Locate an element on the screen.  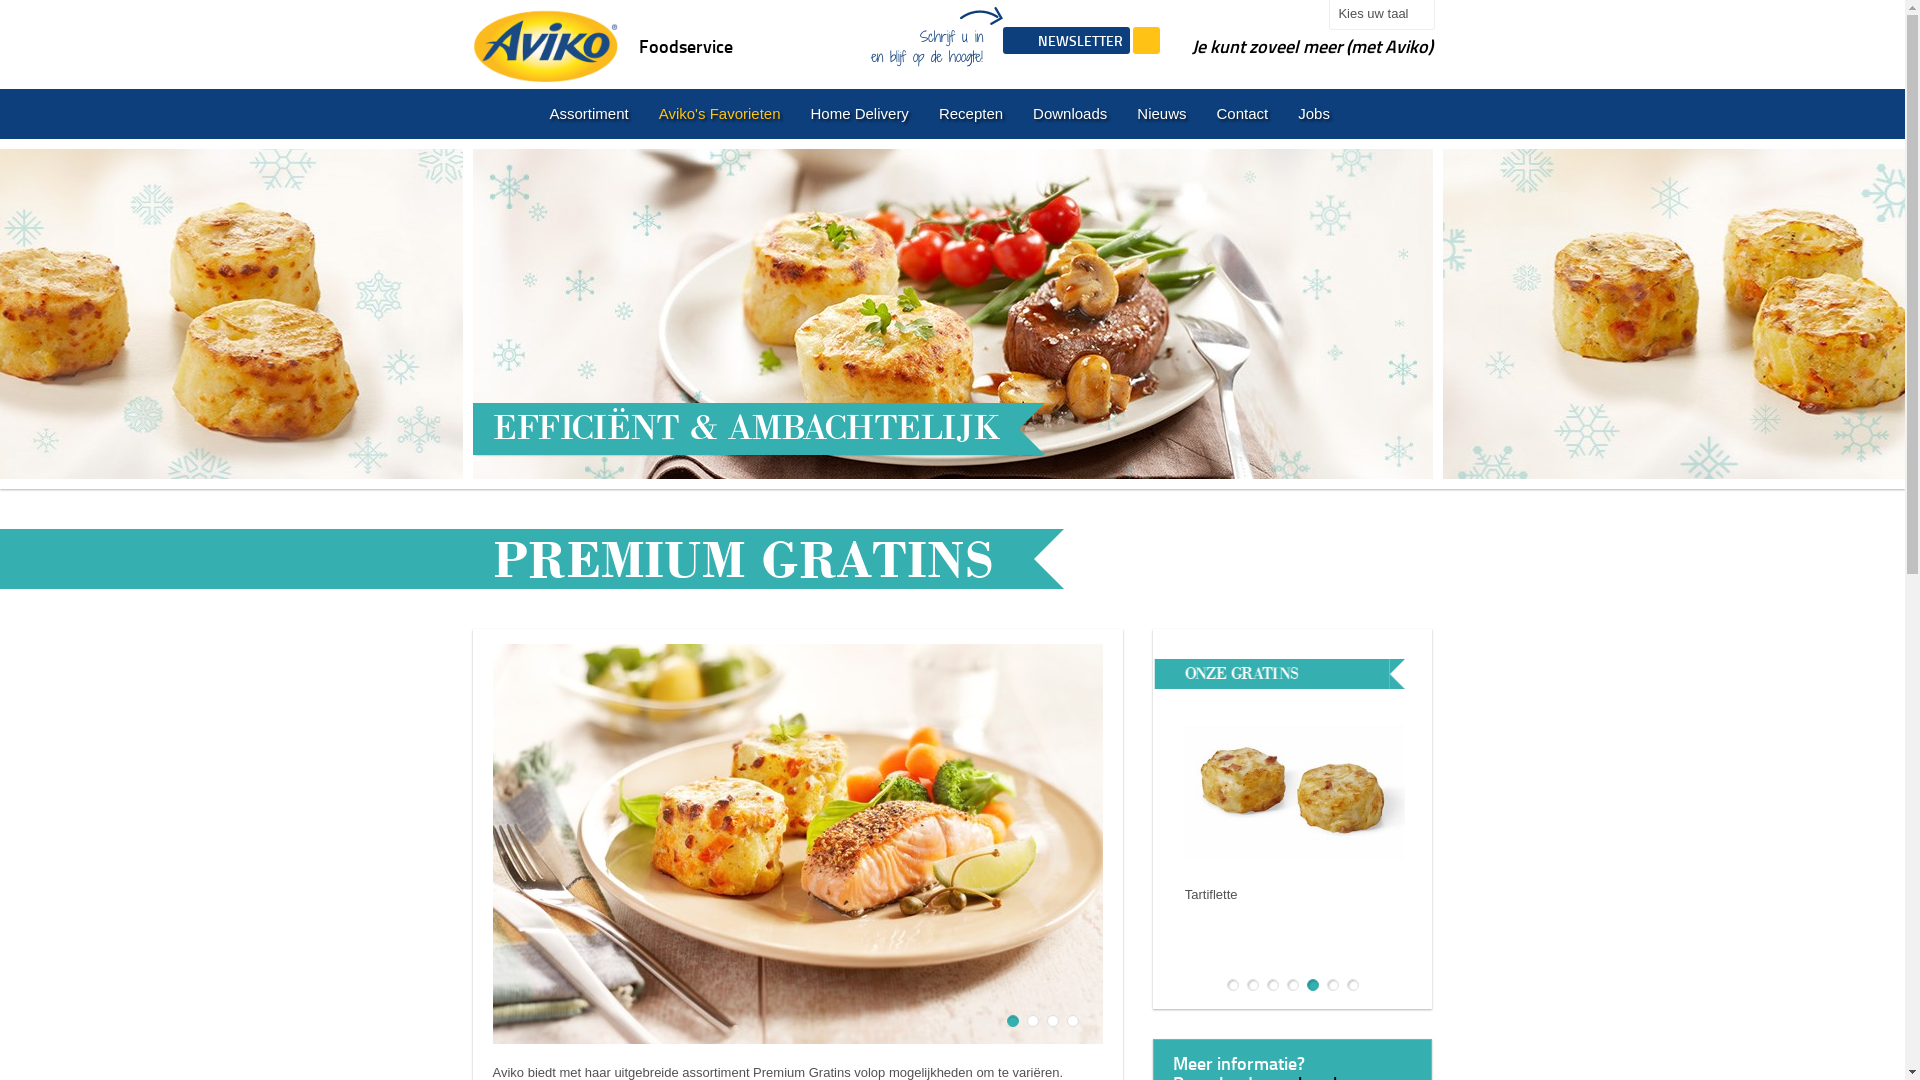
'6' is located at coordinates (1326, 983).